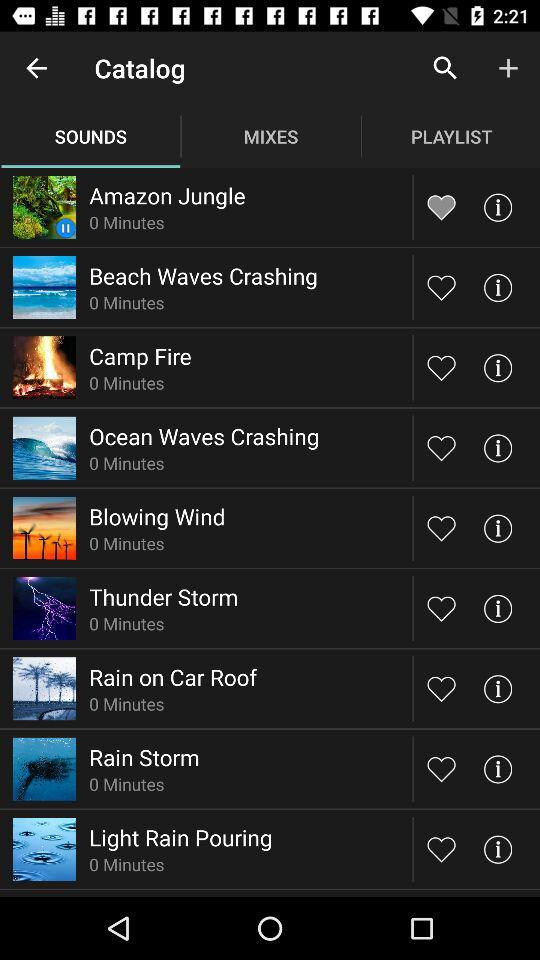  I want to click on mark the choices you love, so click(441, 767).